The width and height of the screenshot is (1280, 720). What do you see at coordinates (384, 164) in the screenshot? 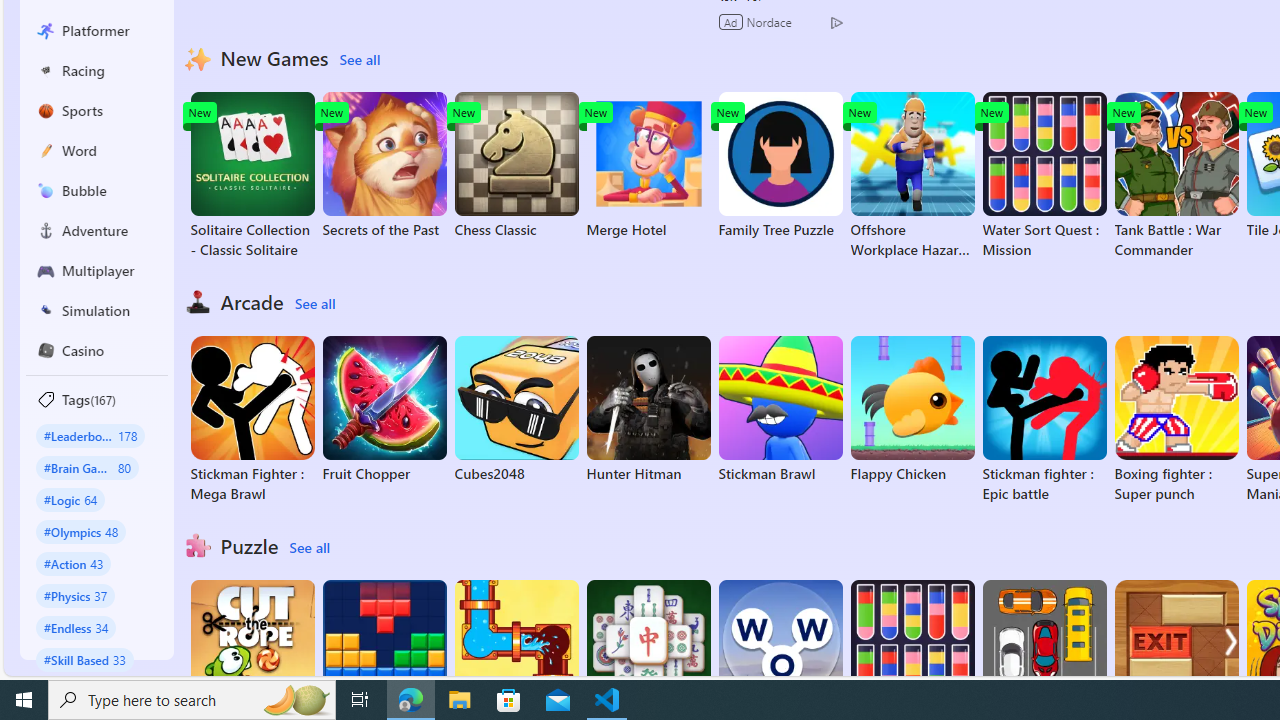
I see `'Secrets of the Past'` at bounding box center [384, 164].